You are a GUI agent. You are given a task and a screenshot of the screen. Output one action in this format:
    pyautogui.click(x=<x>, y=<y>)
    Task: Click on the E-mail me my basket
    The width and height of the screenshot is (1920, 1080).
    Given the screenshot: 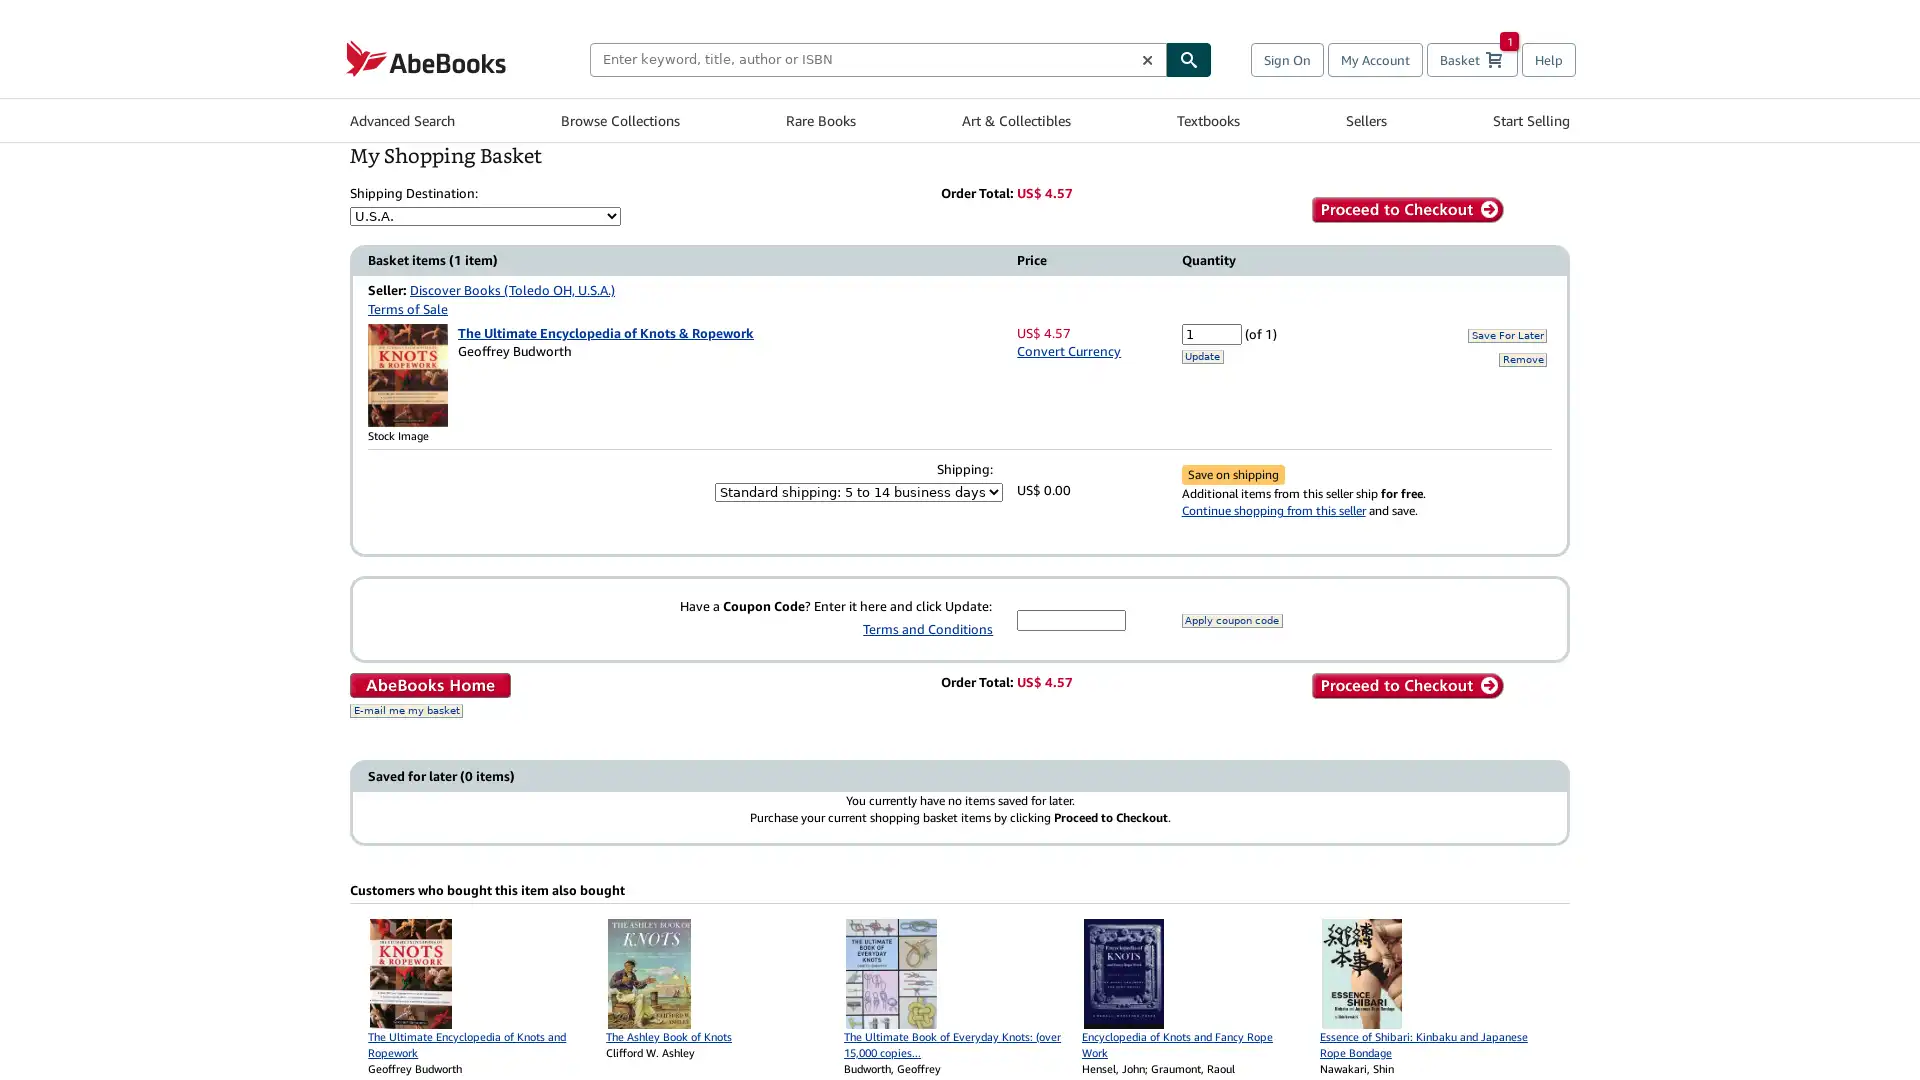 What is the action you would take?
    pyautogui.click(x=405, y=709)
    